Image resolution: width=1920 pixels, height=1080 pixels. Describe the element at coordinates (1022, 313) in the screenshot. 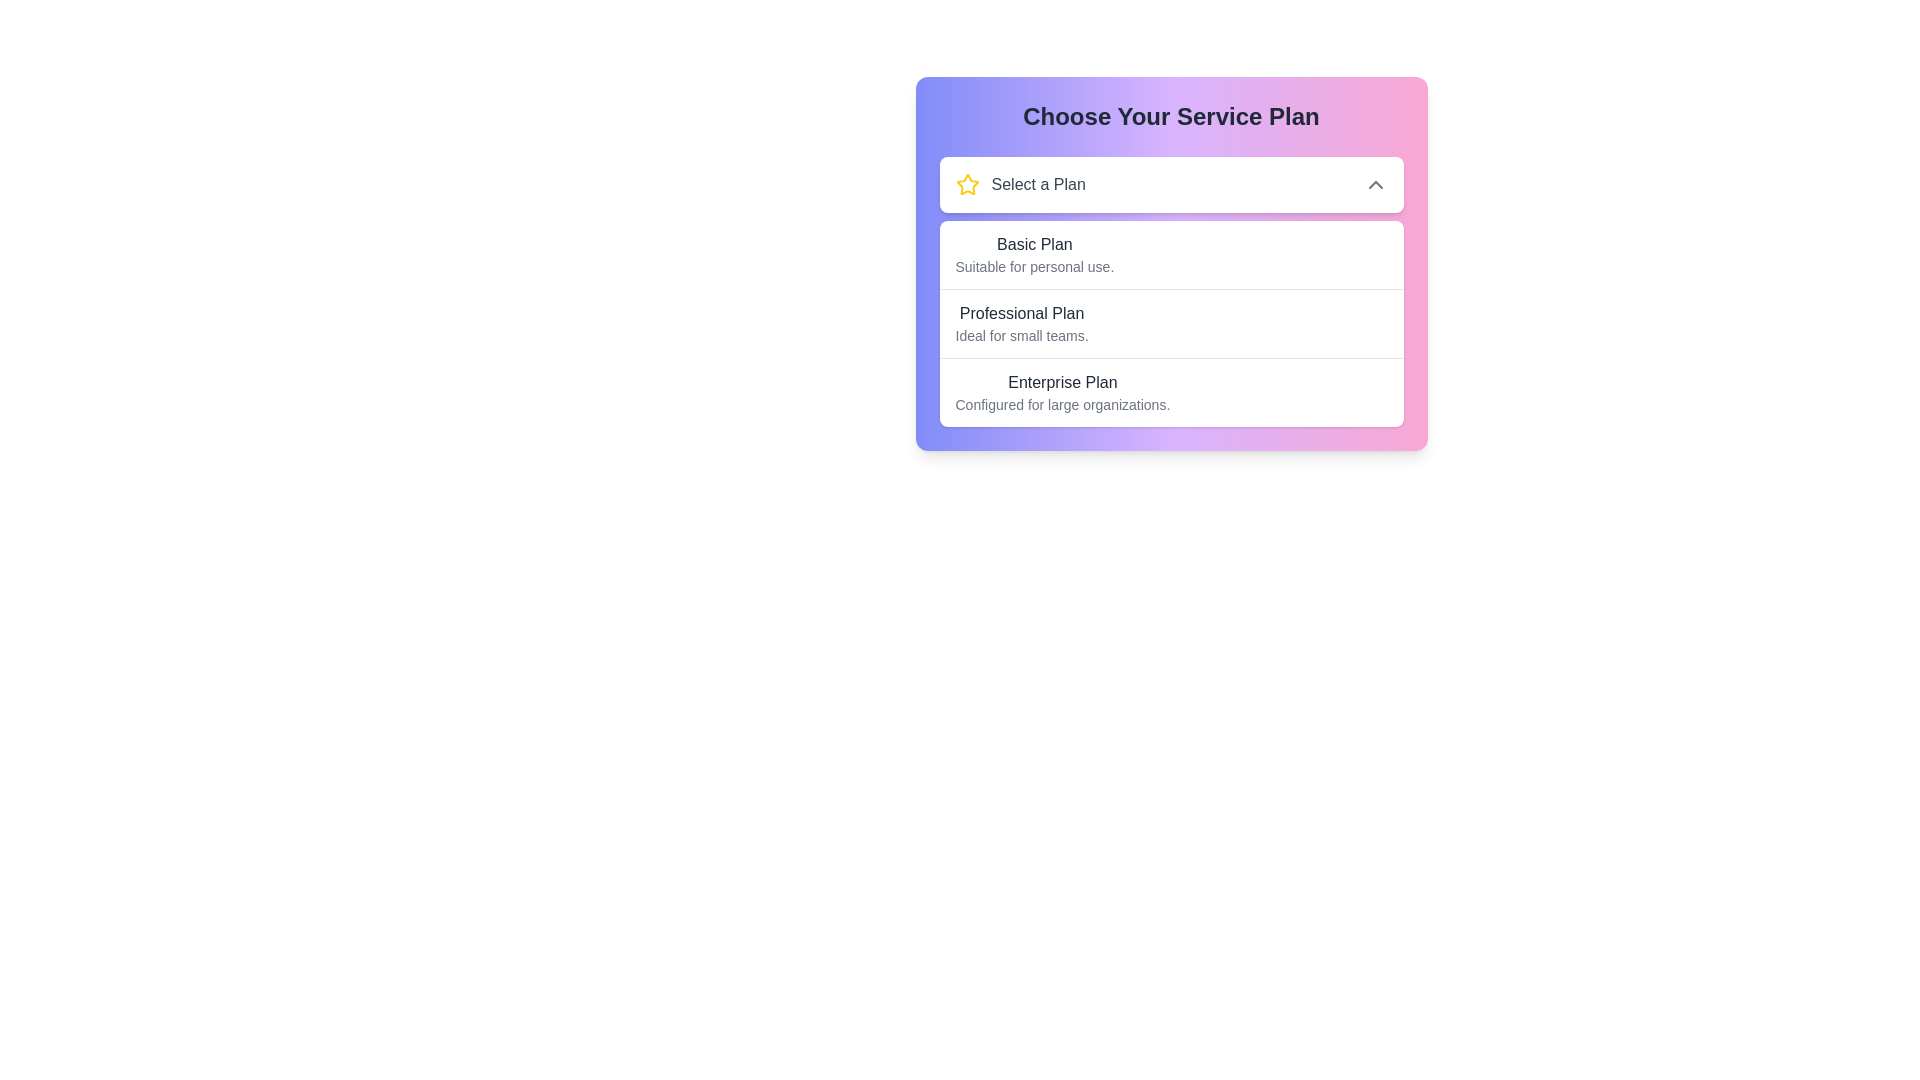

I see `text content of the 'Professional Plan' label located in the dropdown menu of service plans, positioned between 'Basic Plan' and 'Enterprise Plan'` at that location.